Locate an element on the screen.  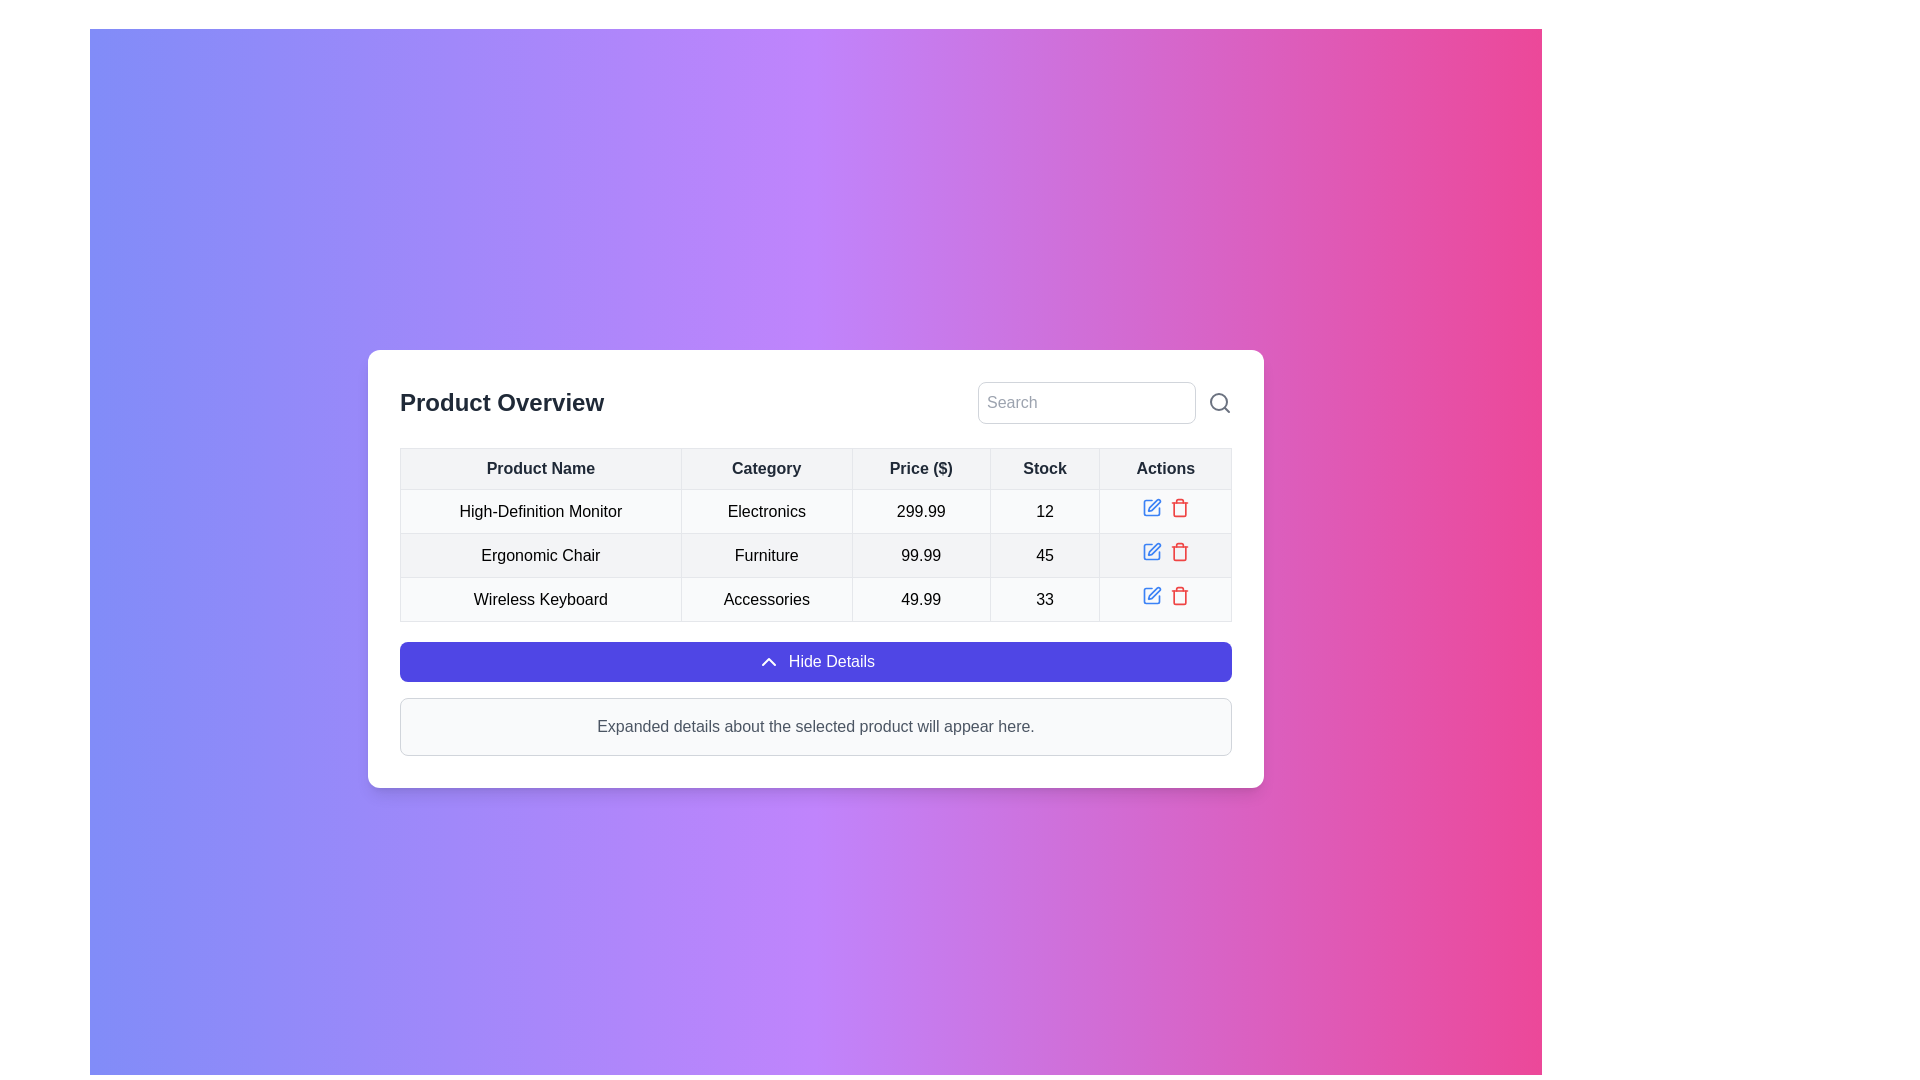
the editable action icon located in the 'Actions' column of the last row corresponding to the 'Wireless Keyboard' entry in the table is located at coordinates (1151, 595).